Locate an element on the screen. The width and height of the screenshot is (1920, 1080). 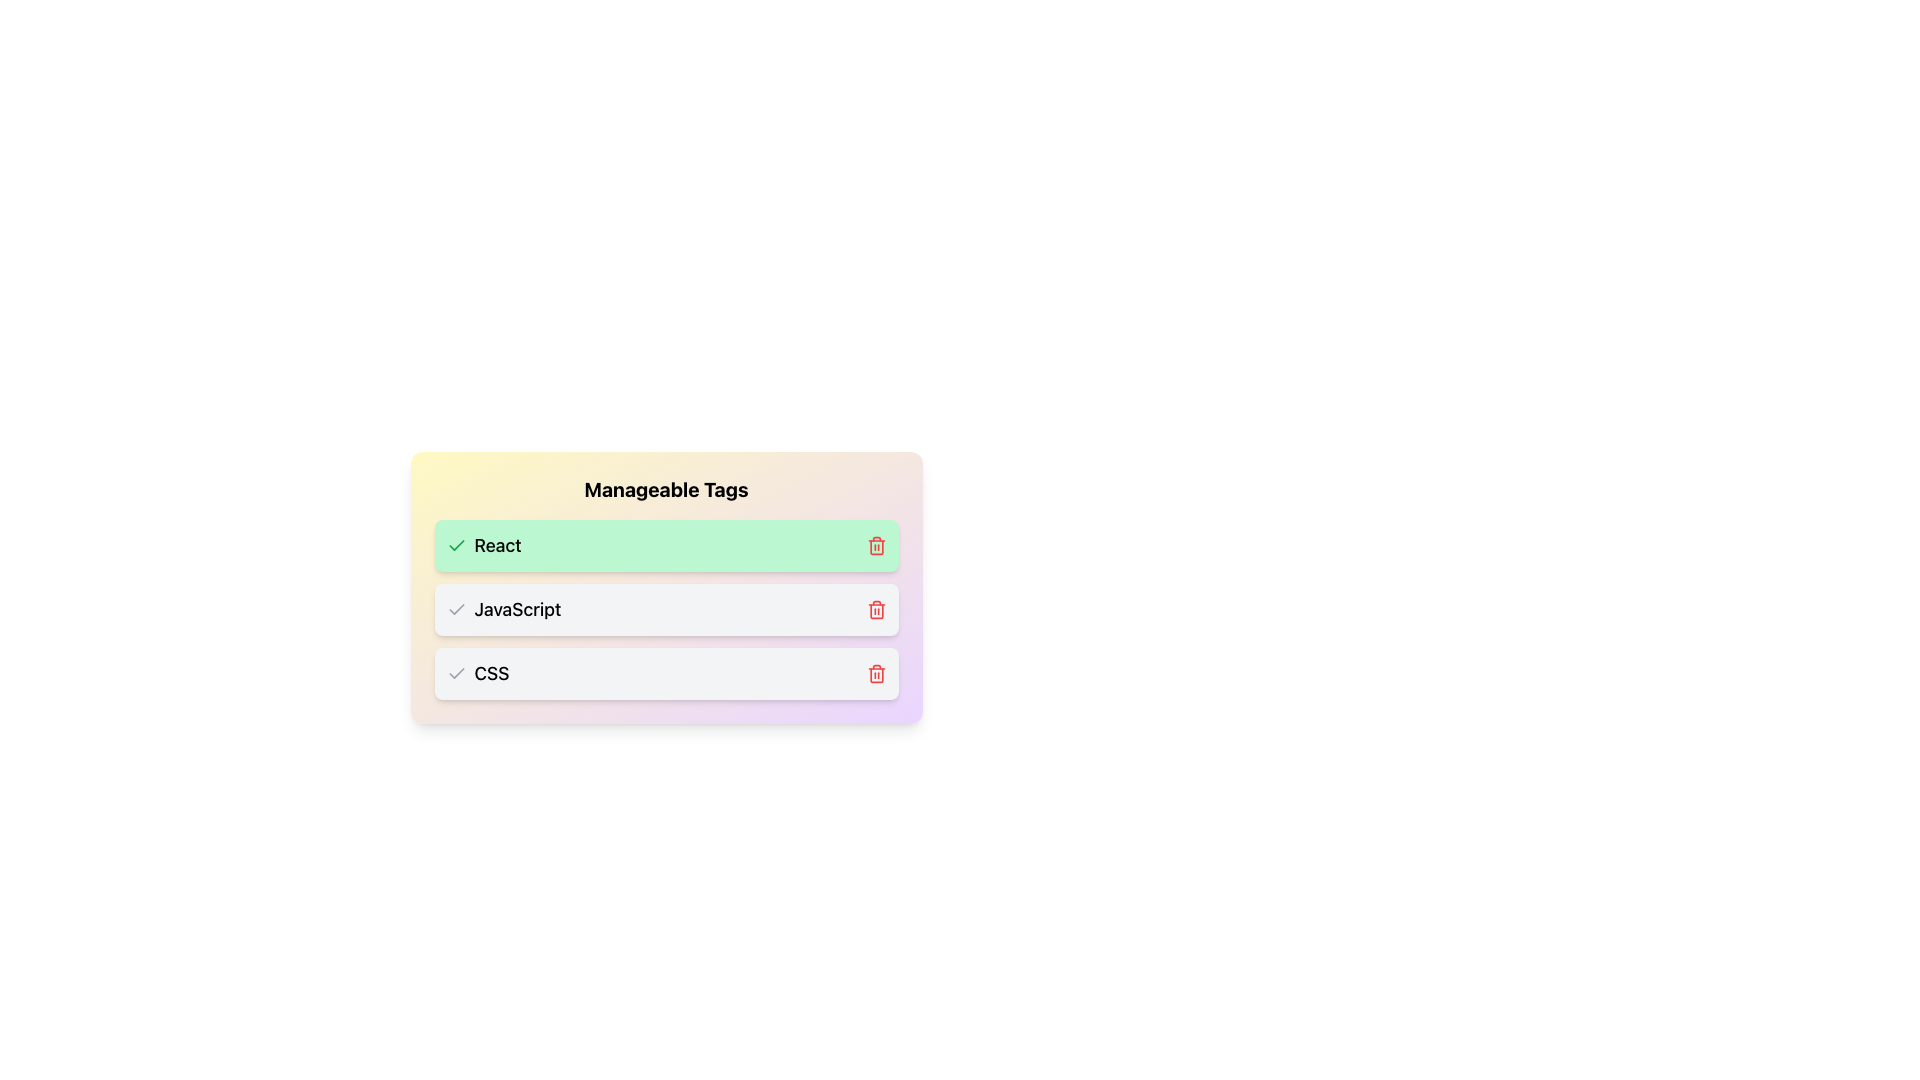
the red trash bin icon is located at coordinates (876, 674).